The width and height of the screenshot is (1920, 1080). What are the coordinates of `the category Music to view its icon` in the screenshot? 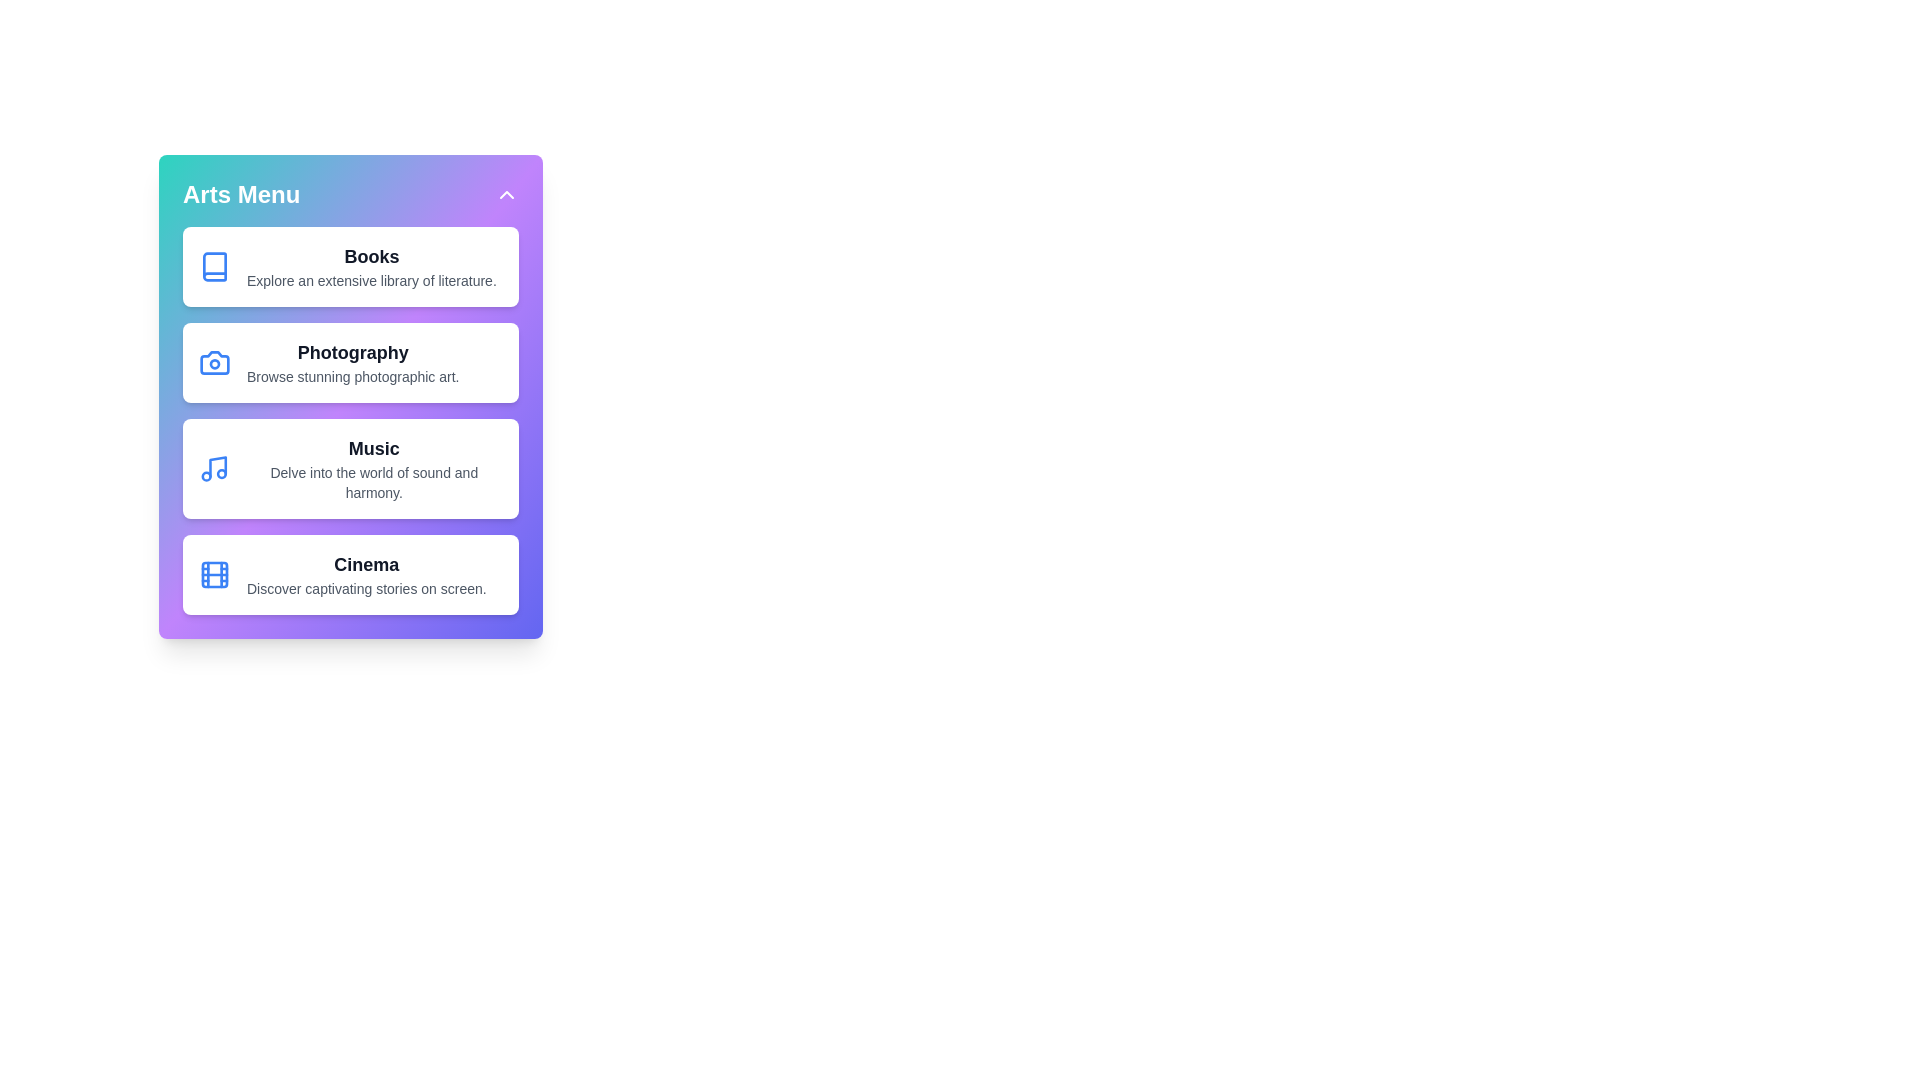 It's located at (350, 469).